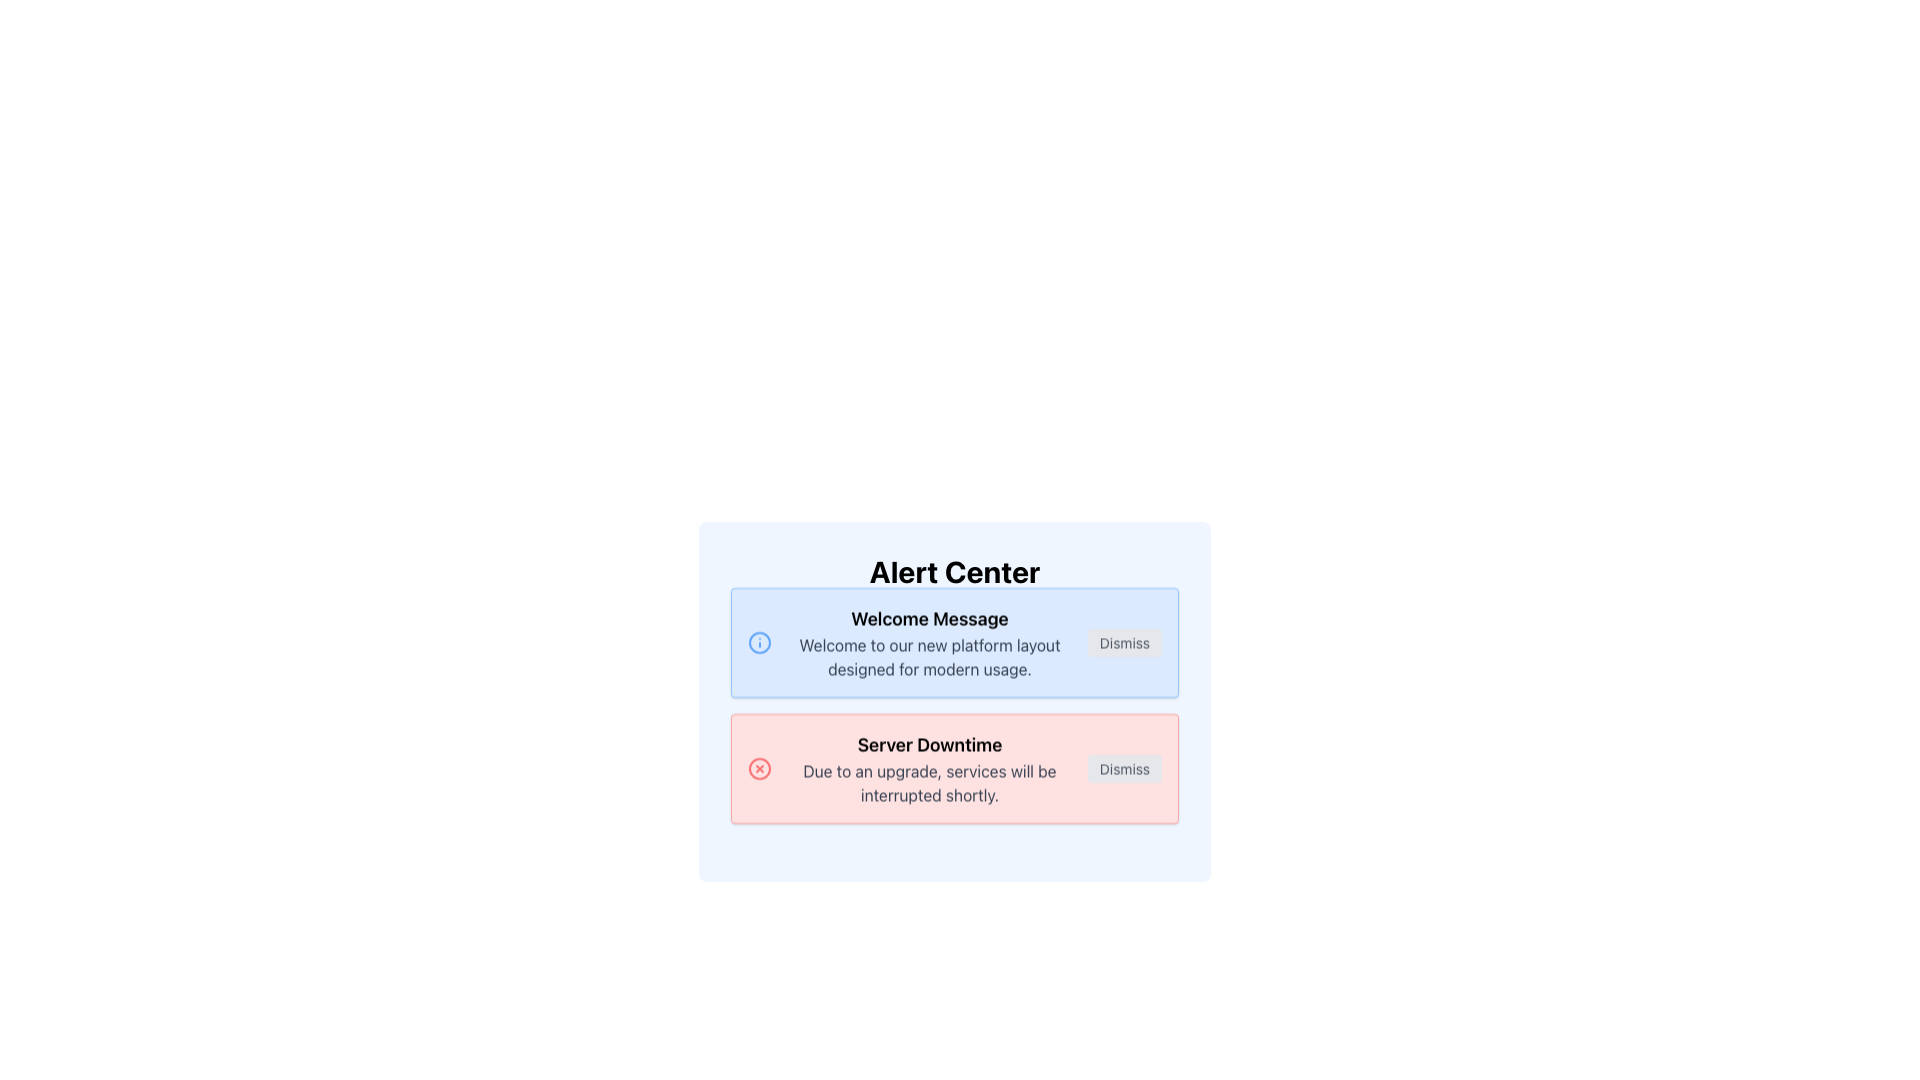 Image resolution: width=1920 pixels, height=1080 pixels. What do you see at coordinates (929, 762) in the screenshot?
I see `the bold title text 'Server Downtime' located at the top of the red alert box` at bounding box center [929, 762].